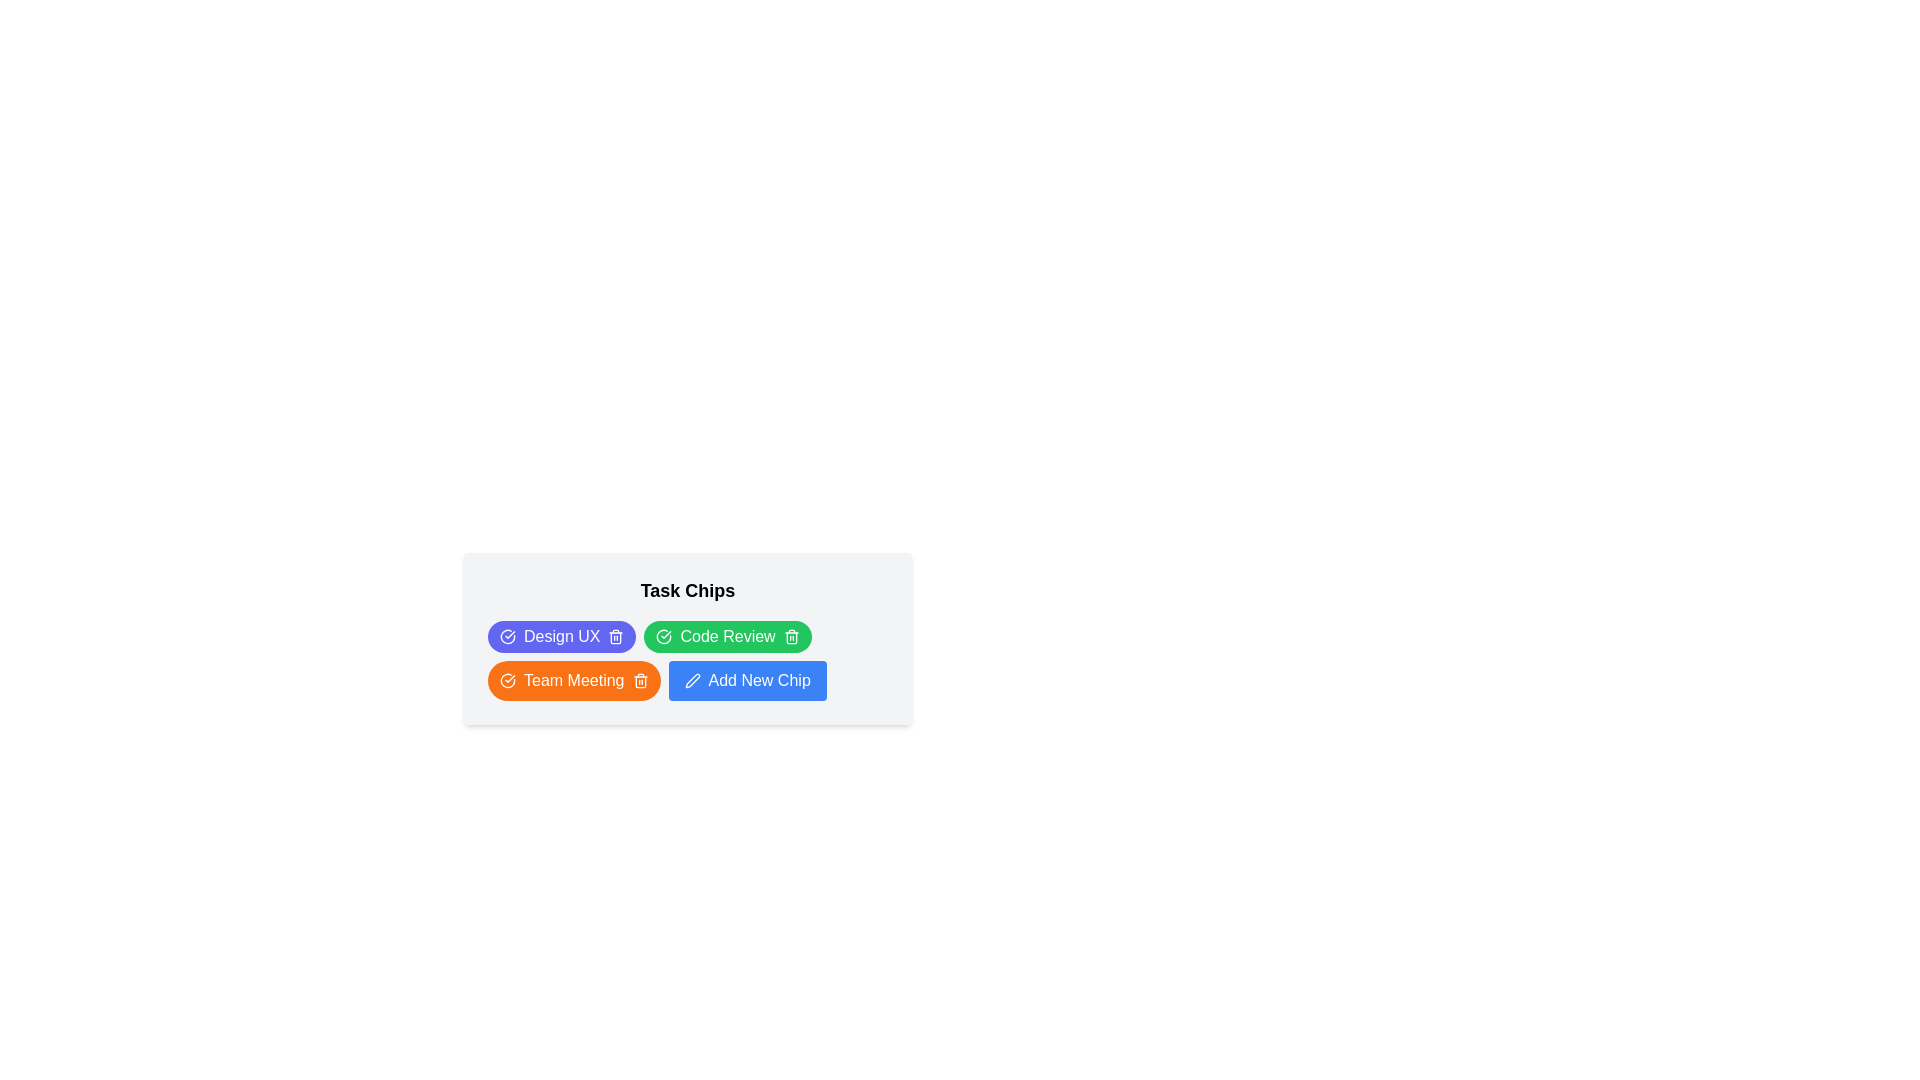  Describe the element at coordinates (561, 636) in the screenshot. I see `the 'Design UX' task button, which is the first item in a horizontally arranged list of buttons, located in the top-left corner adjacent to the 'Code Review' button` at that location.